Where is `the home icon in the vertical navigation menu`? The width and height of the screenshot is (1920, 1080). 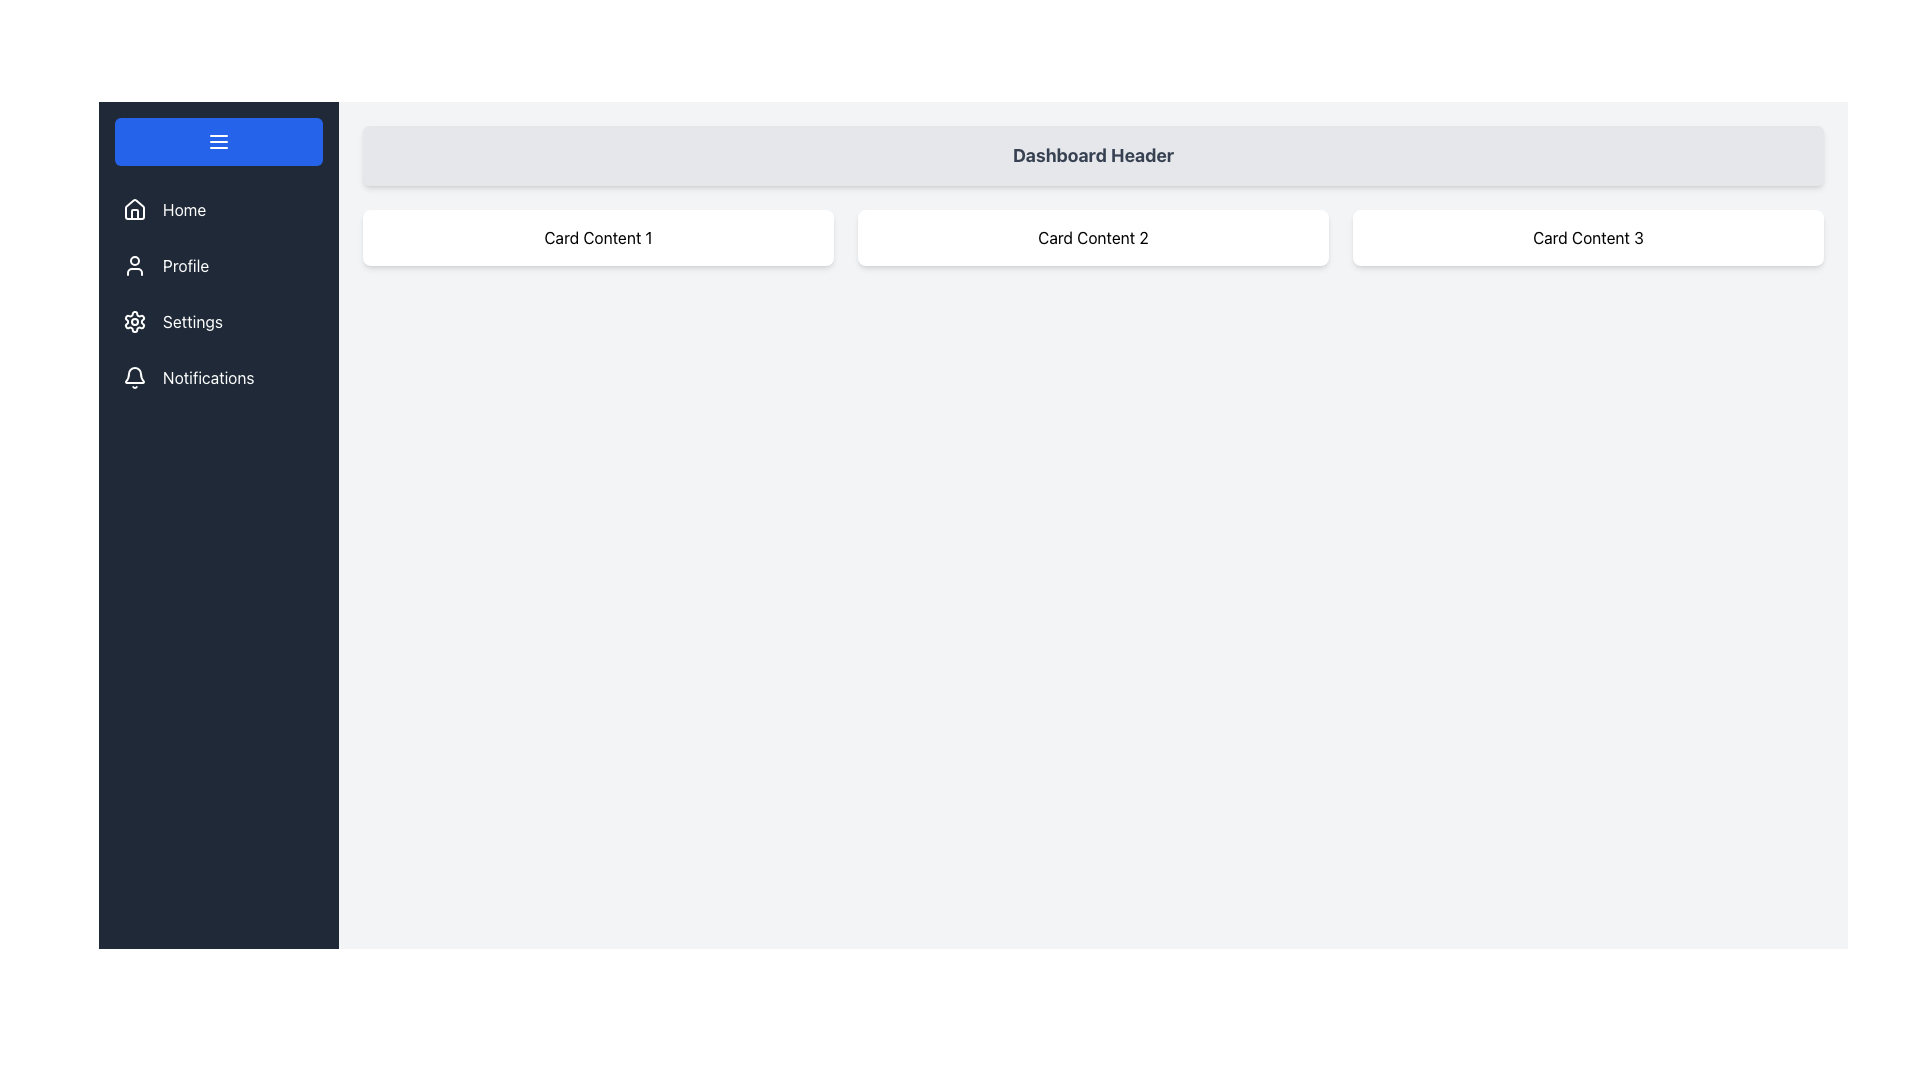
the home icon in the vertical navigation menu is located at coordinates (133, 209).